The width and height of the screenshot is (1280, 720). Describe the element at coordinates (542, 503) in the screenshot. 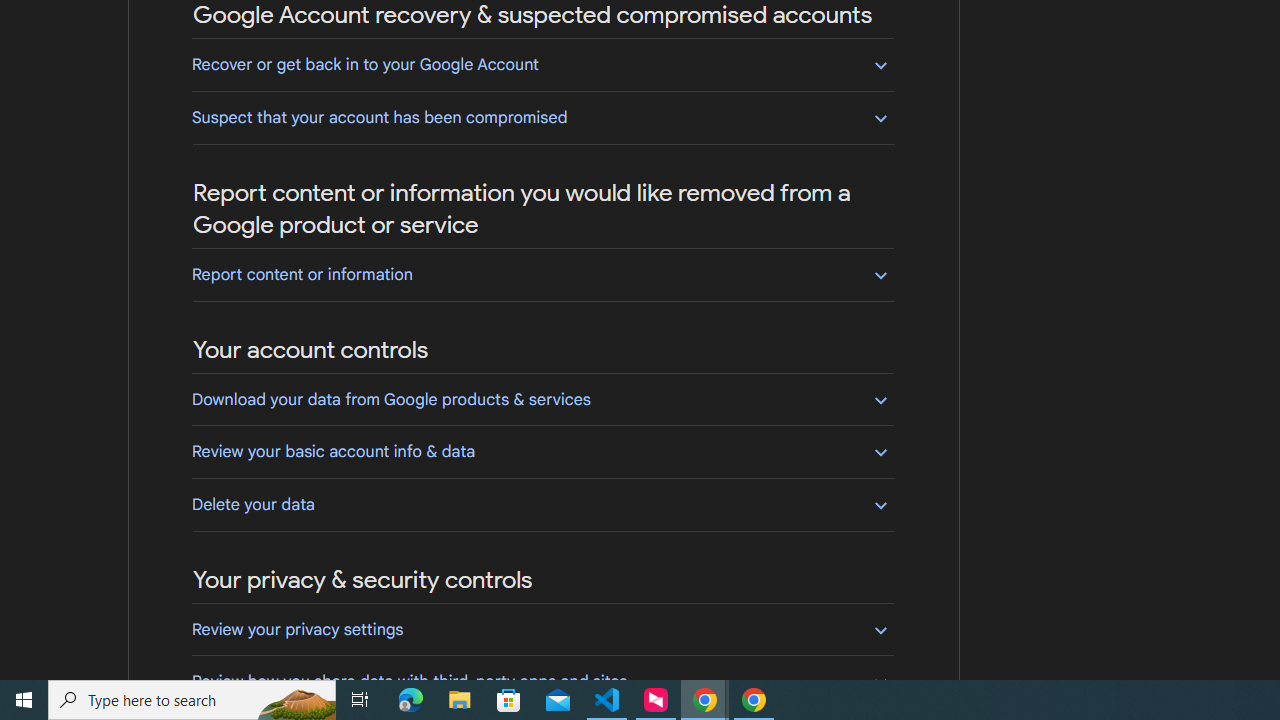

I see `'Delete your data'` at that location.